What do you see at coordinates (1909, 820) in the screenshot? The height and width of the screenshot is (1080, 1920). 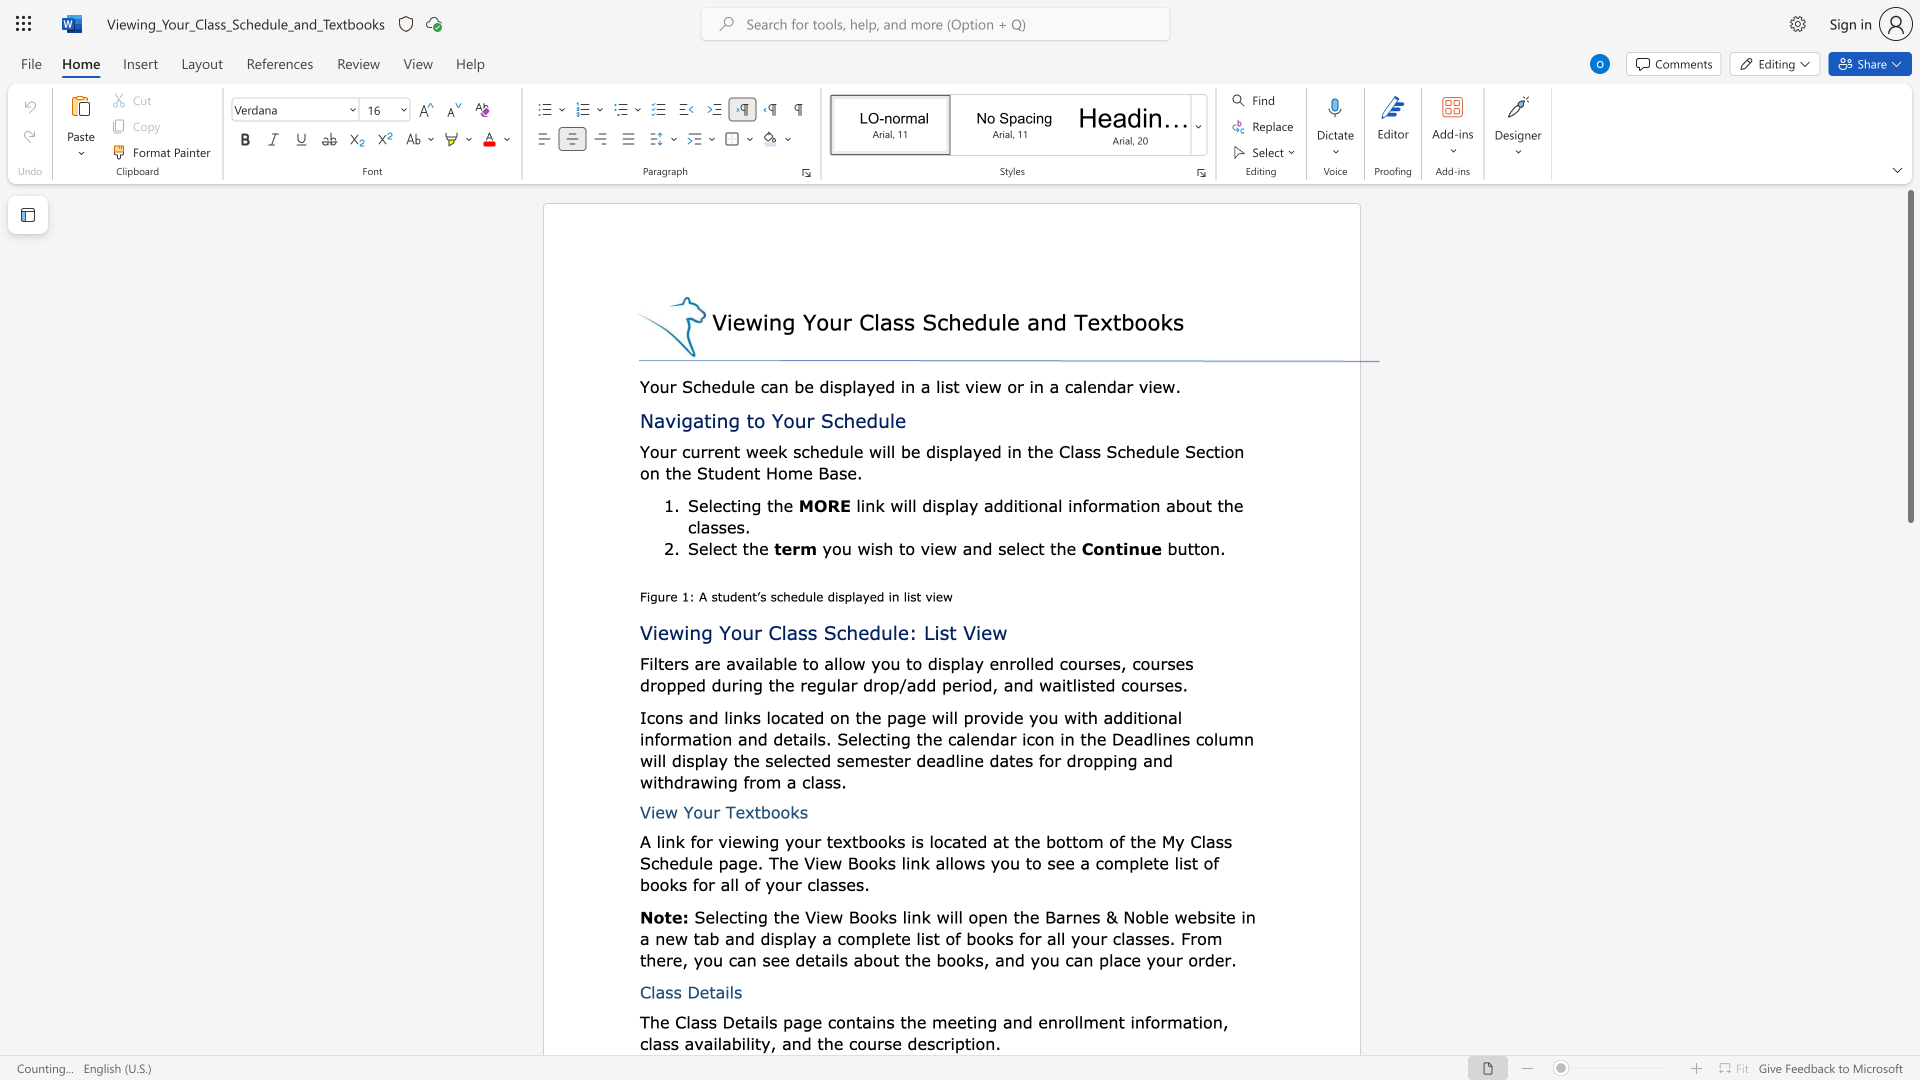 I see `the scrollbar to adjust the page downward` at bounding box center [1909, 820].